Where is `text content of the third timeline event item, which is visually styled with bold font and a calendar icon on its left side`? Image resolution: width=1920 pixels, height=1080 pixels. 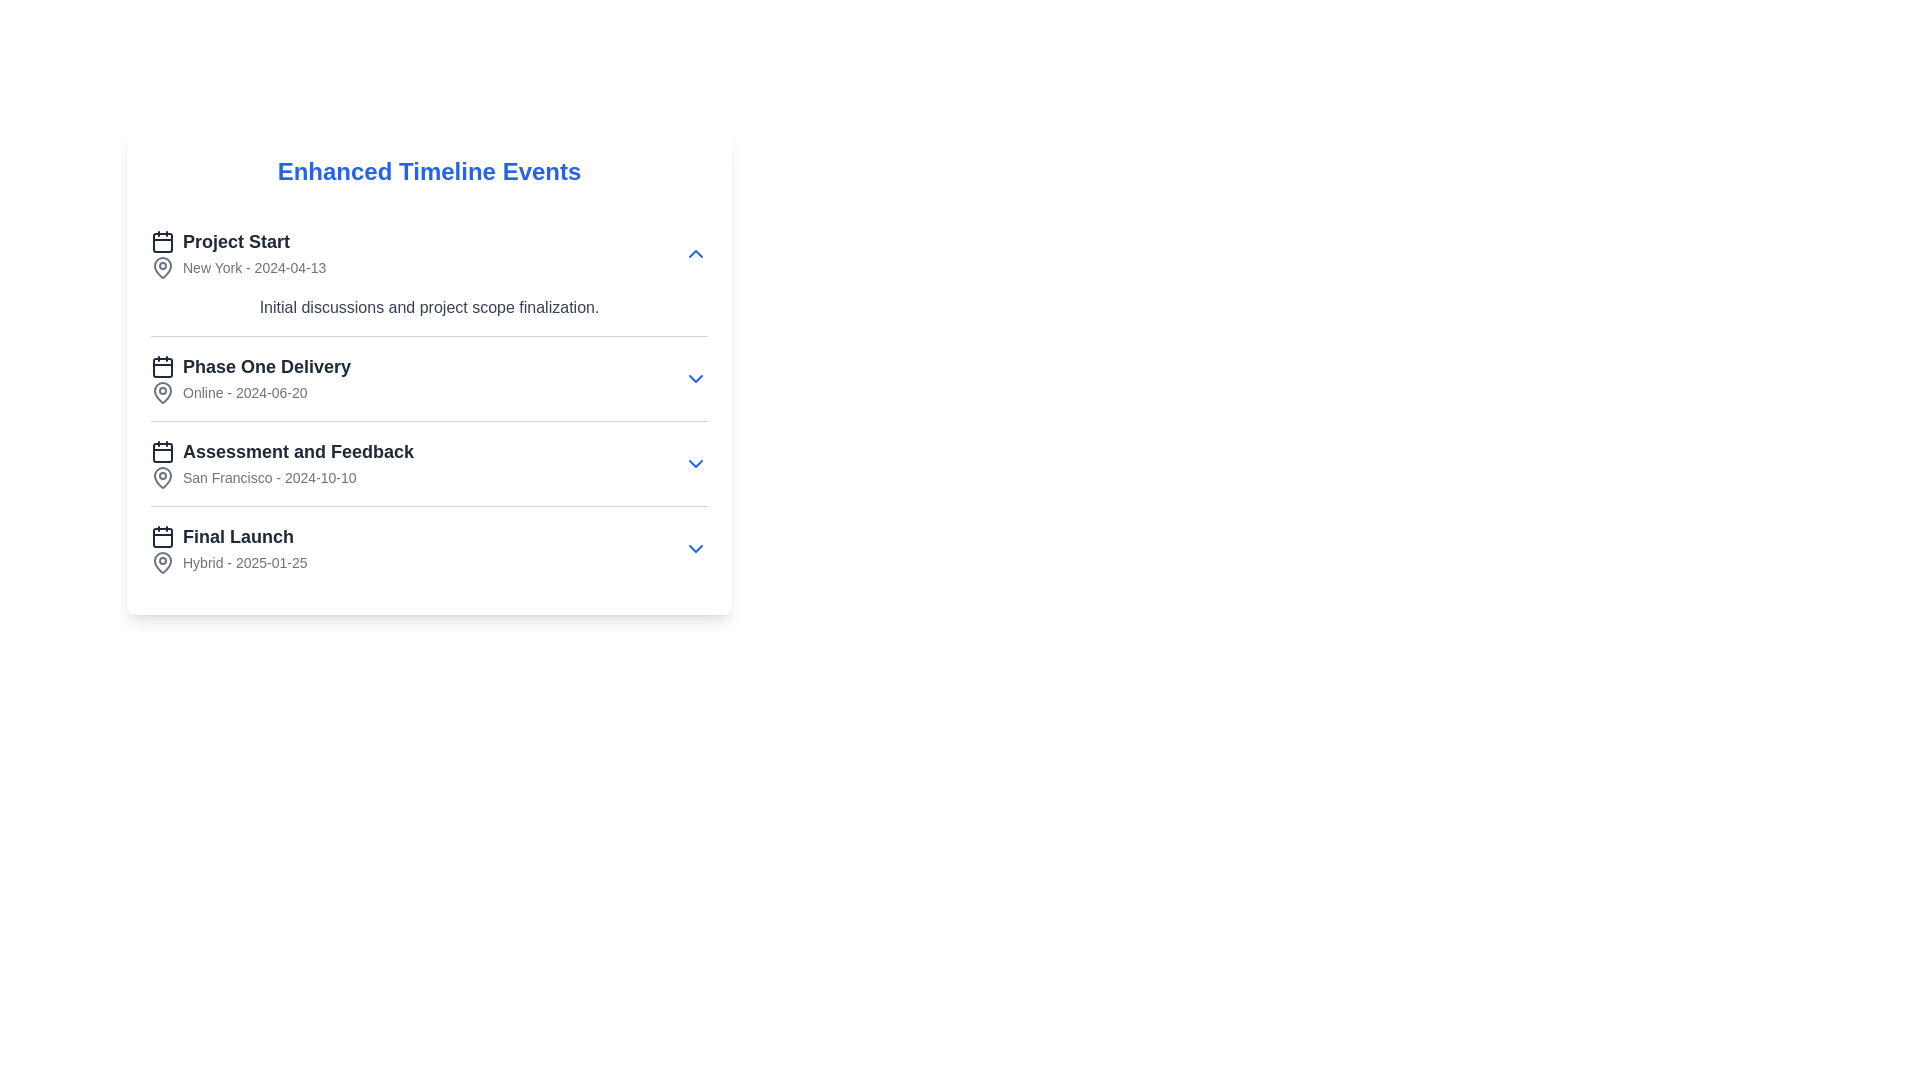
text content of the third timeline event item, which is visually styled with bold font and a calendar icon on its left side is located at coordinates (281, 451).